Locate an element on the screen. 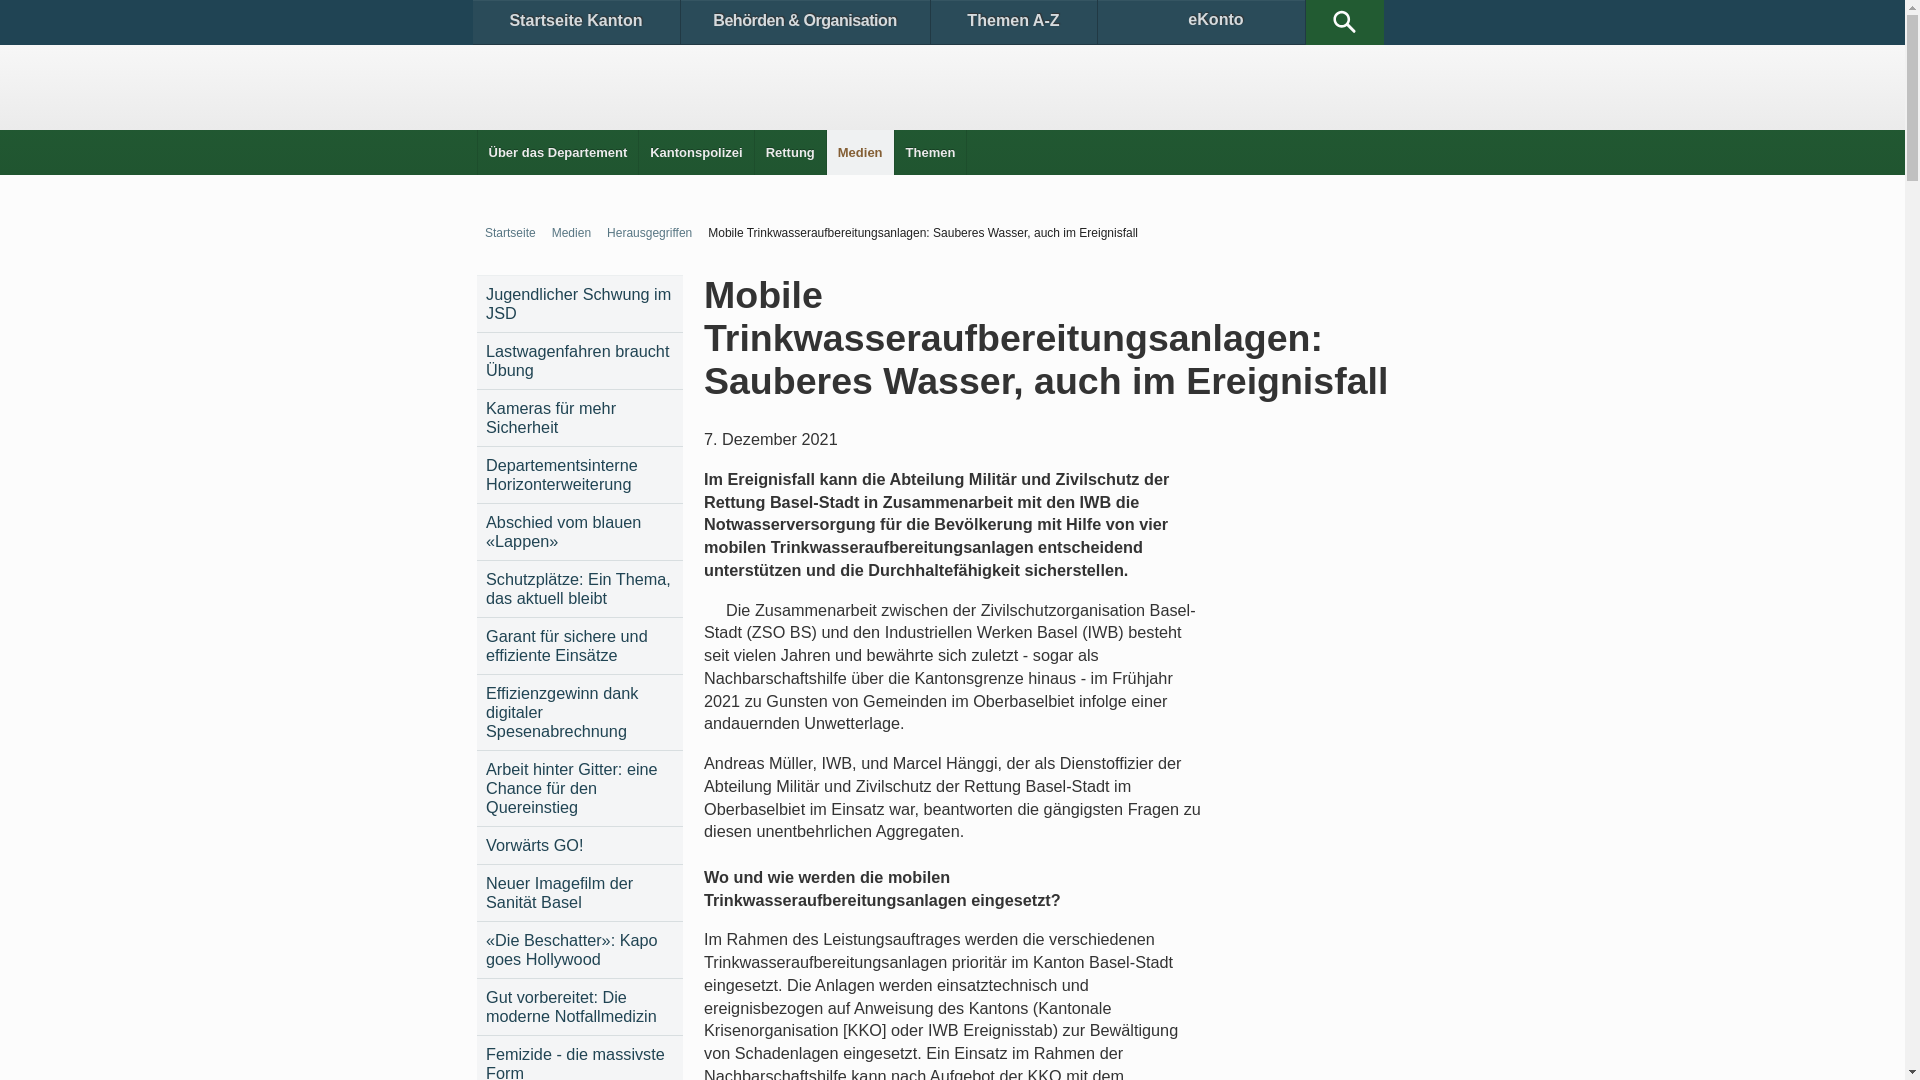 The width and height of the screenshot is (1920, 1080). 'Startseite Kanton' is located at coordinates (574, 22).